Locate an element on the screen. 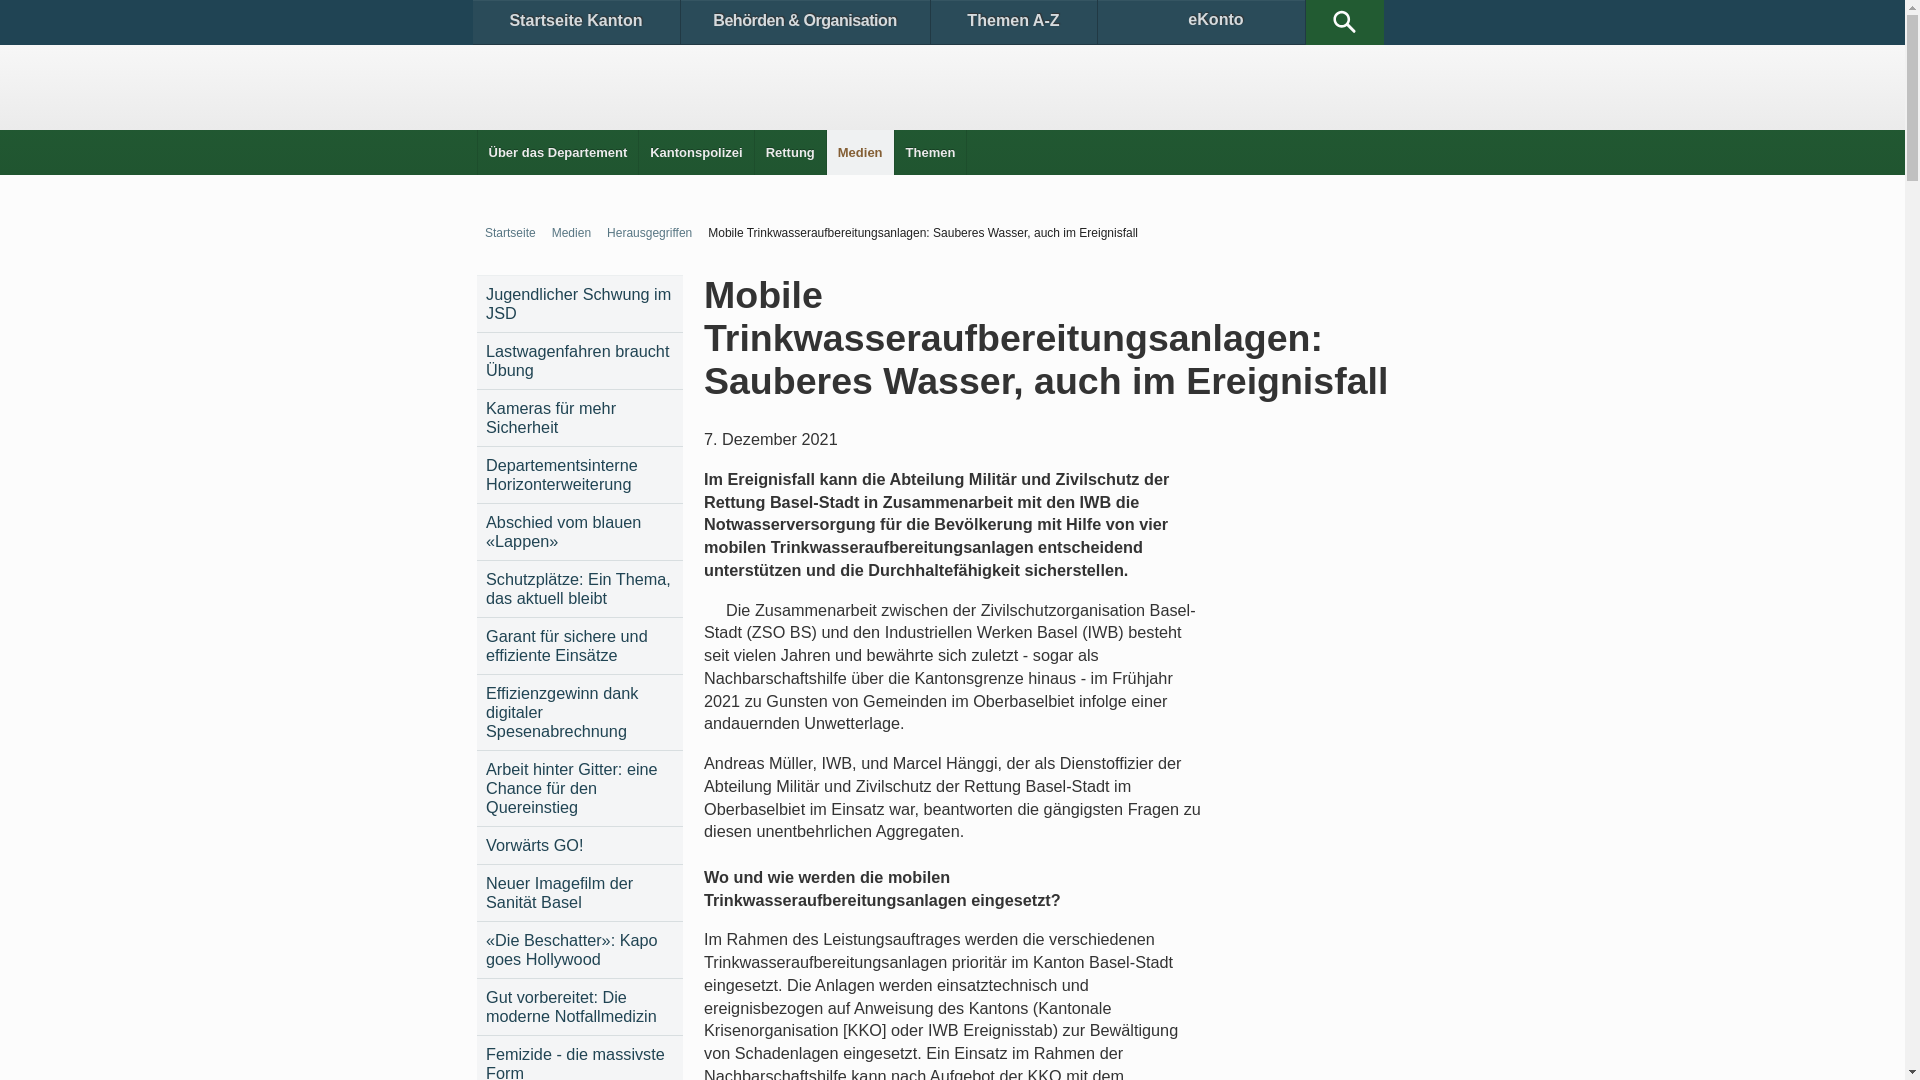 The width and height of the screenshot is (1920, 1080). 'Startseite Kanton' is located at coordinates (574, 22).